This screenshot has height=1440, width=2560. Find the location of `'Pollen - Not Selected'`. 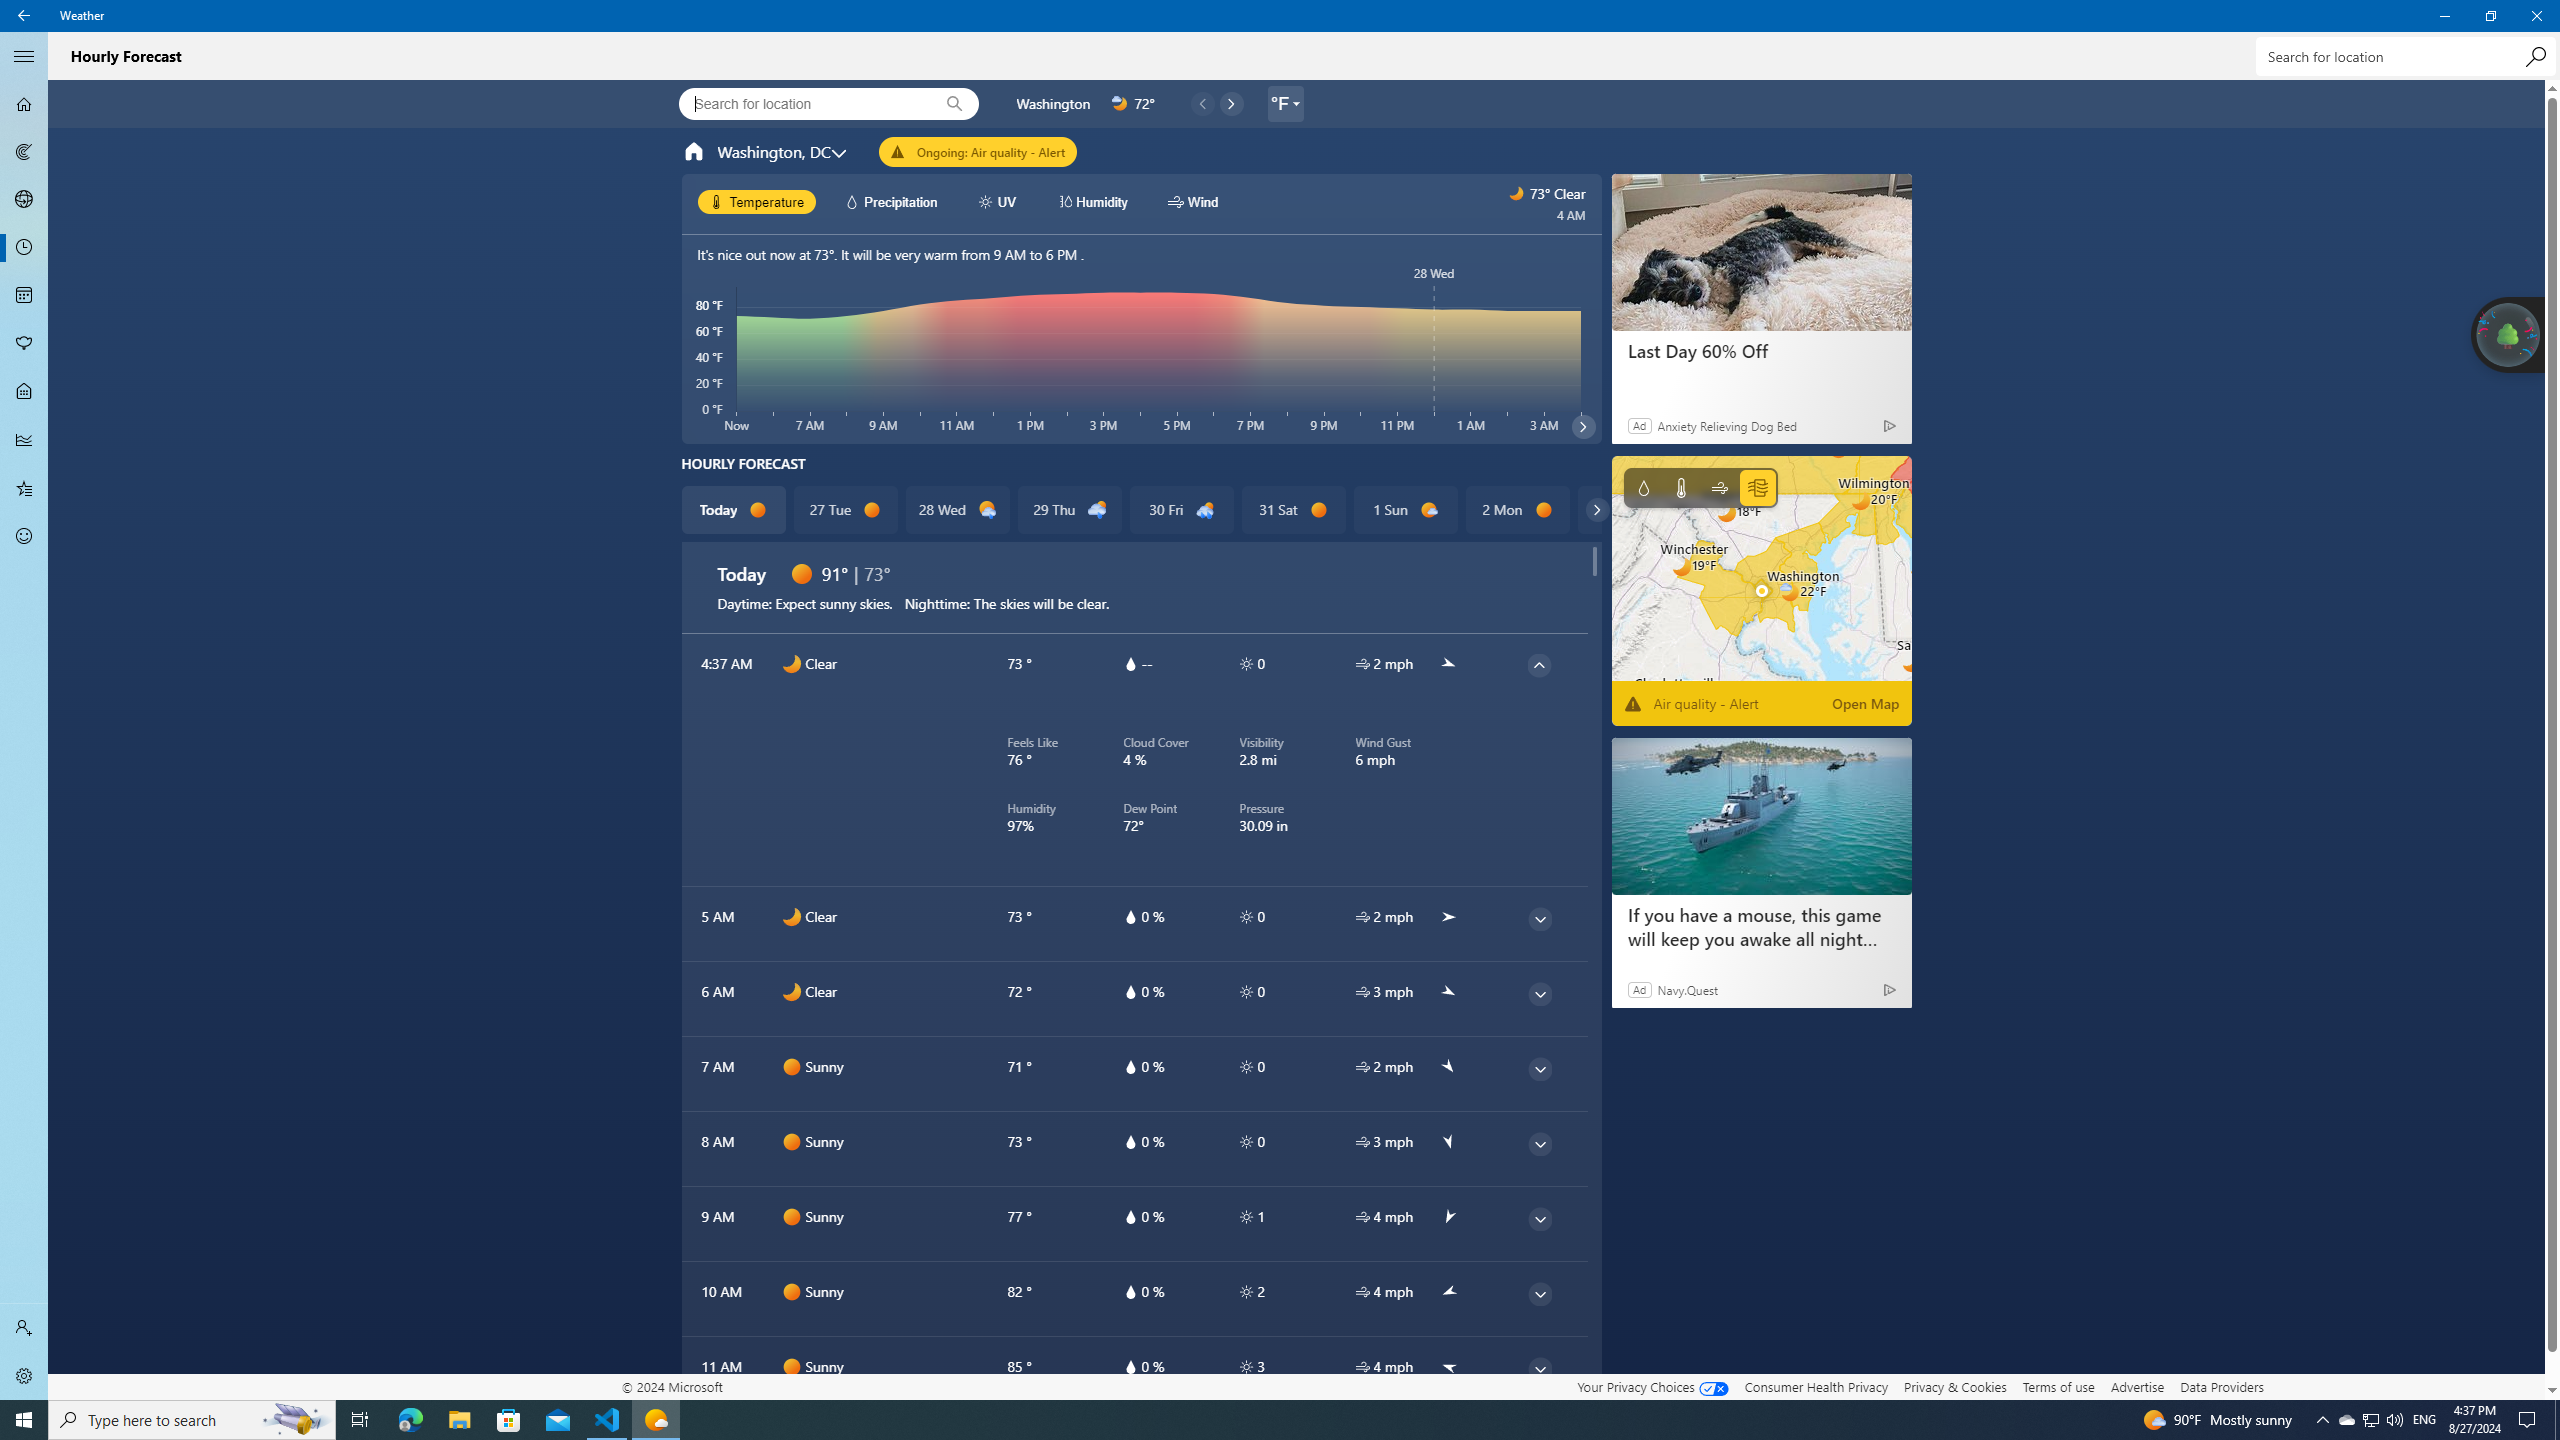

'Pollen - Not Selected' is located at coordinates (24, 344).